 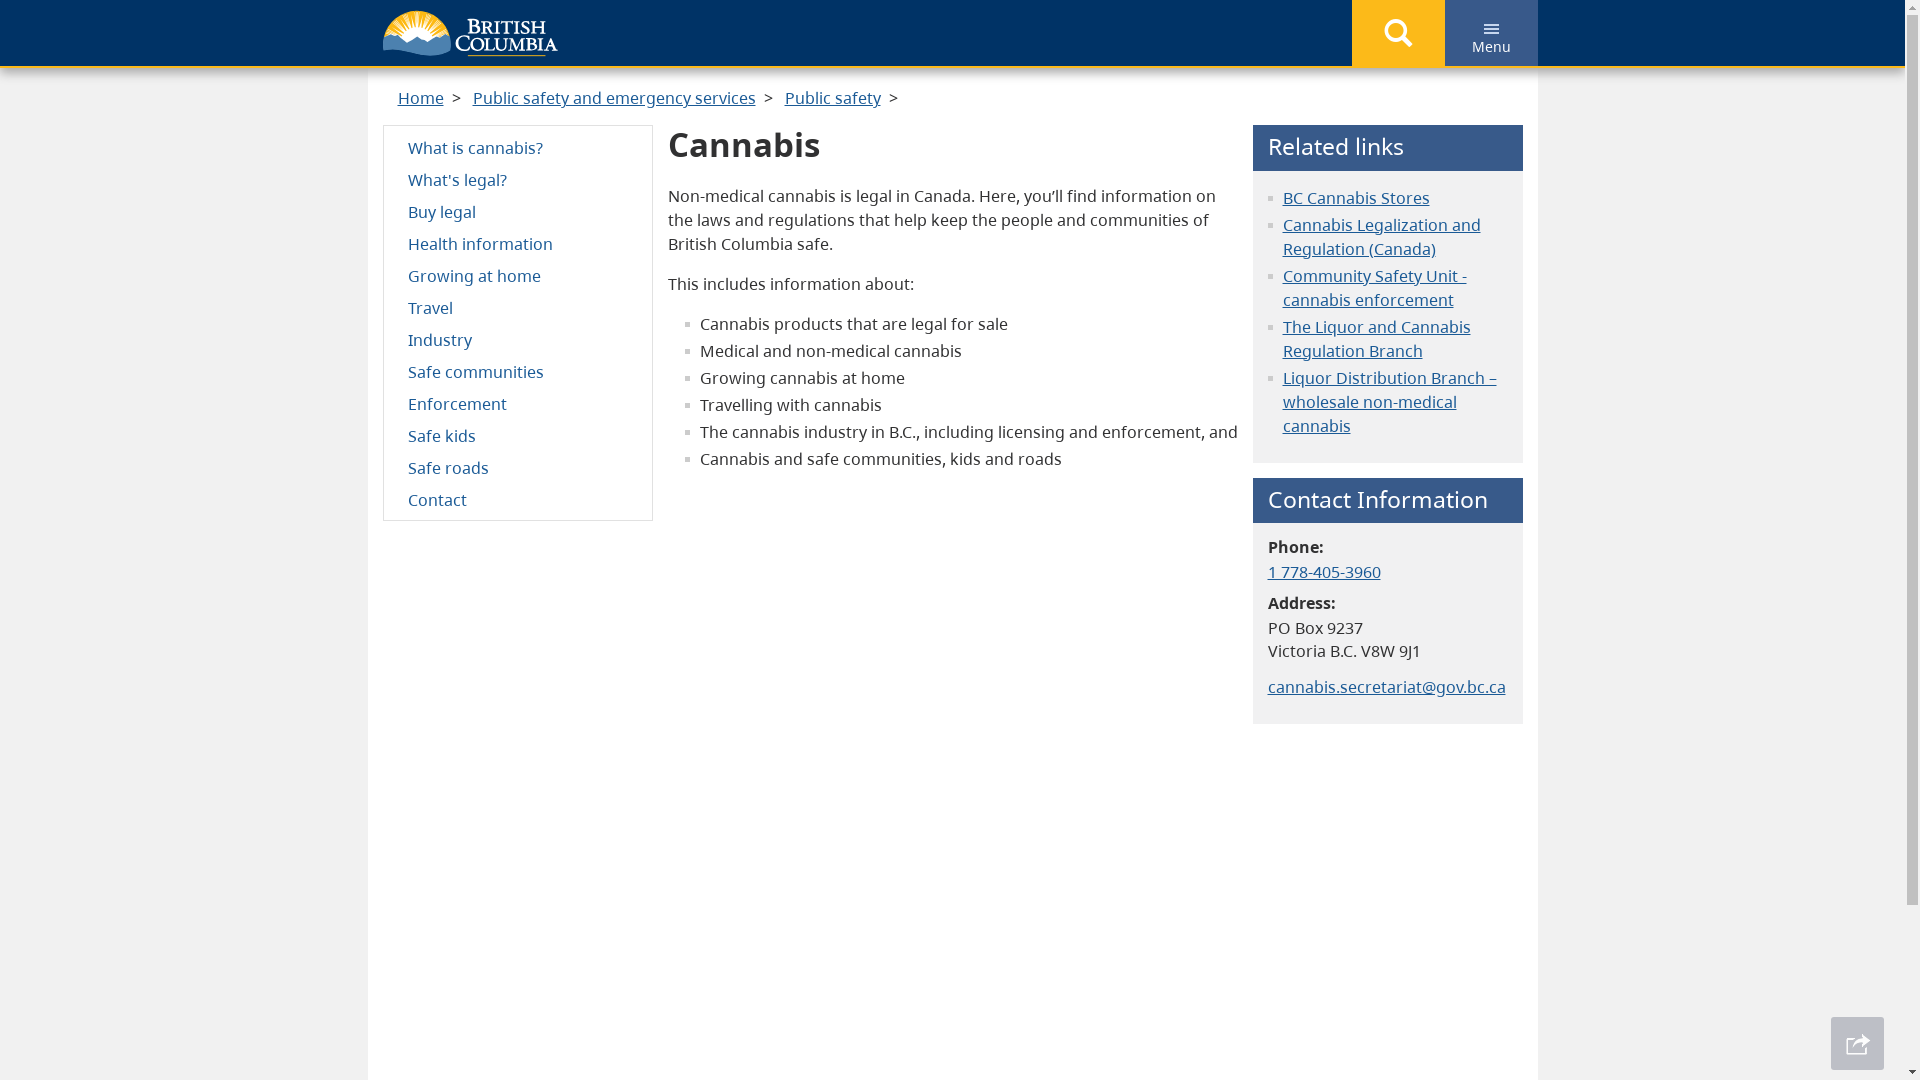 What do you see at coordinates (1355, 197) in the screenshot?
I see `'BC Cannabis Stores'` at bounding box center [1355, 197].